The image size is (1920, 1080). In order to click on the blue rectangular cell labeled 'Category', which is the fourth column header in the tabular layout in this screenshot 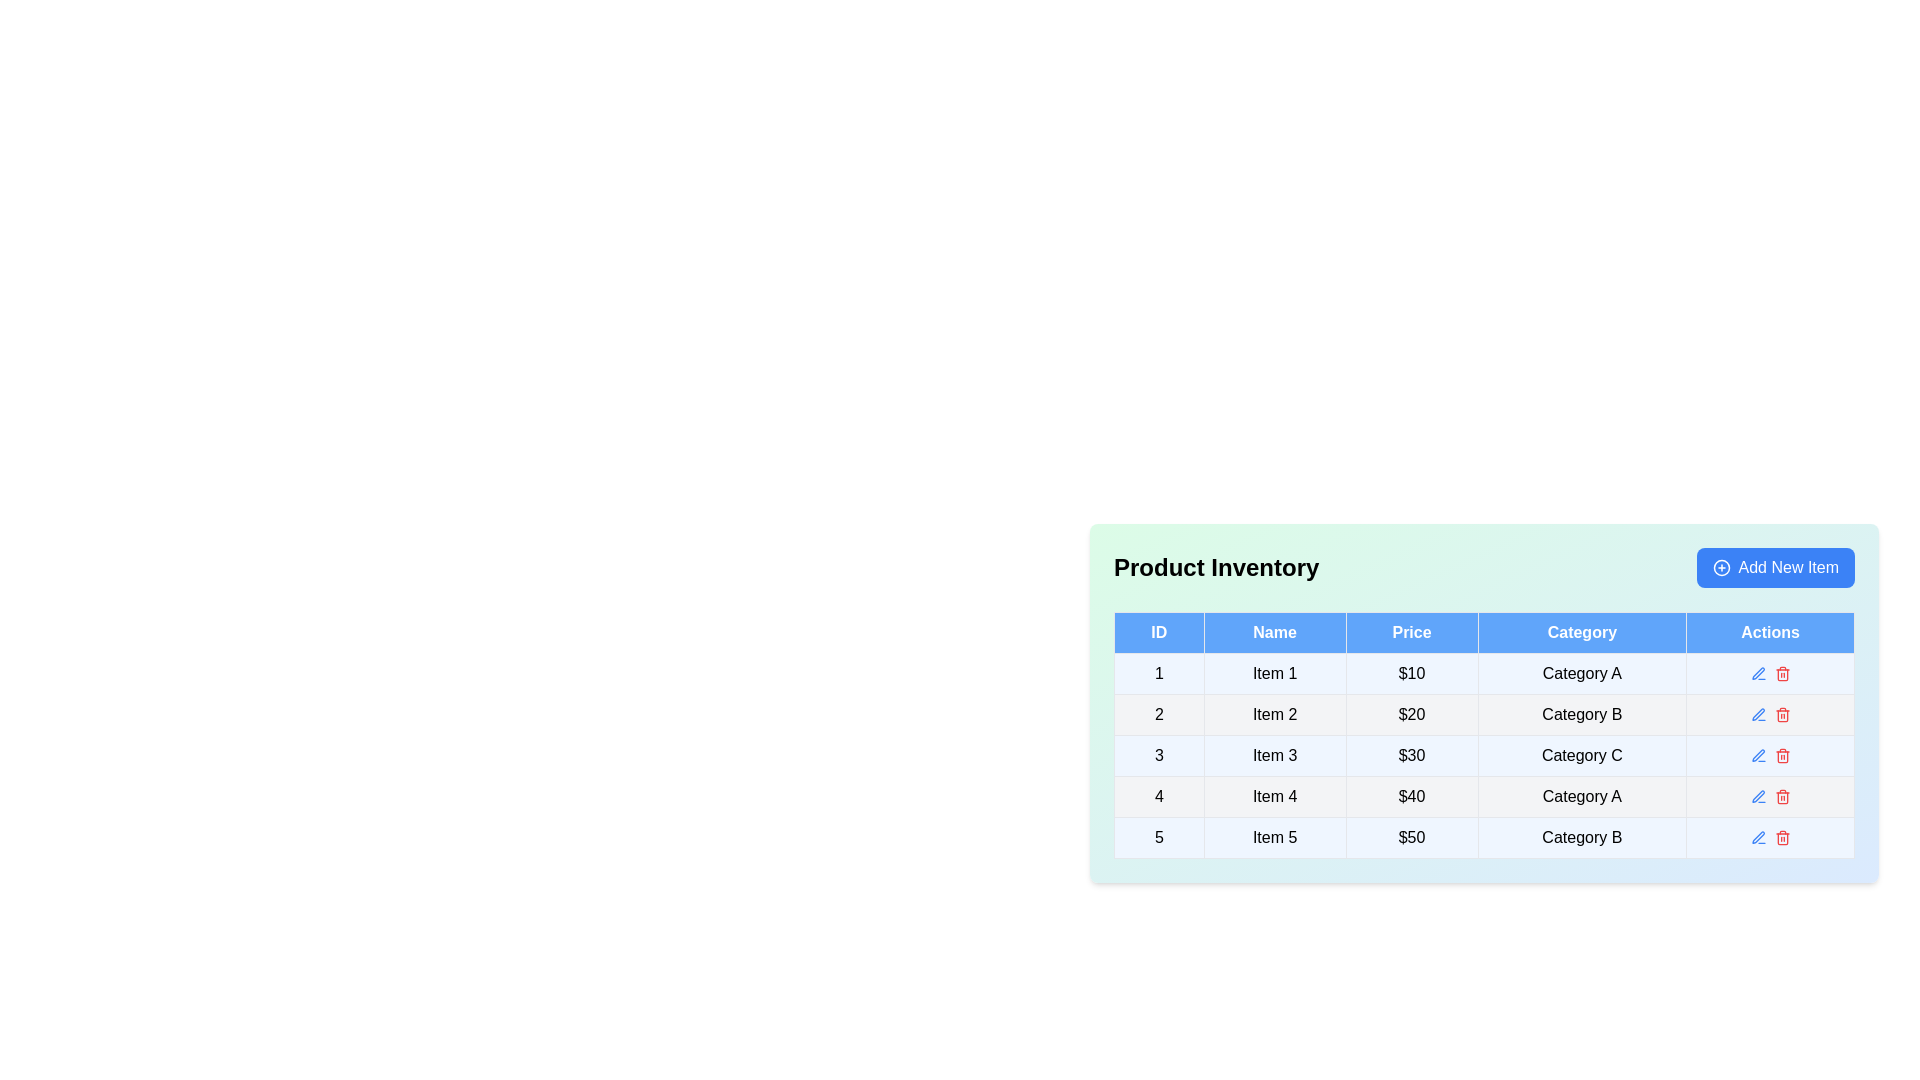, I will do `click(1581, 632)`.